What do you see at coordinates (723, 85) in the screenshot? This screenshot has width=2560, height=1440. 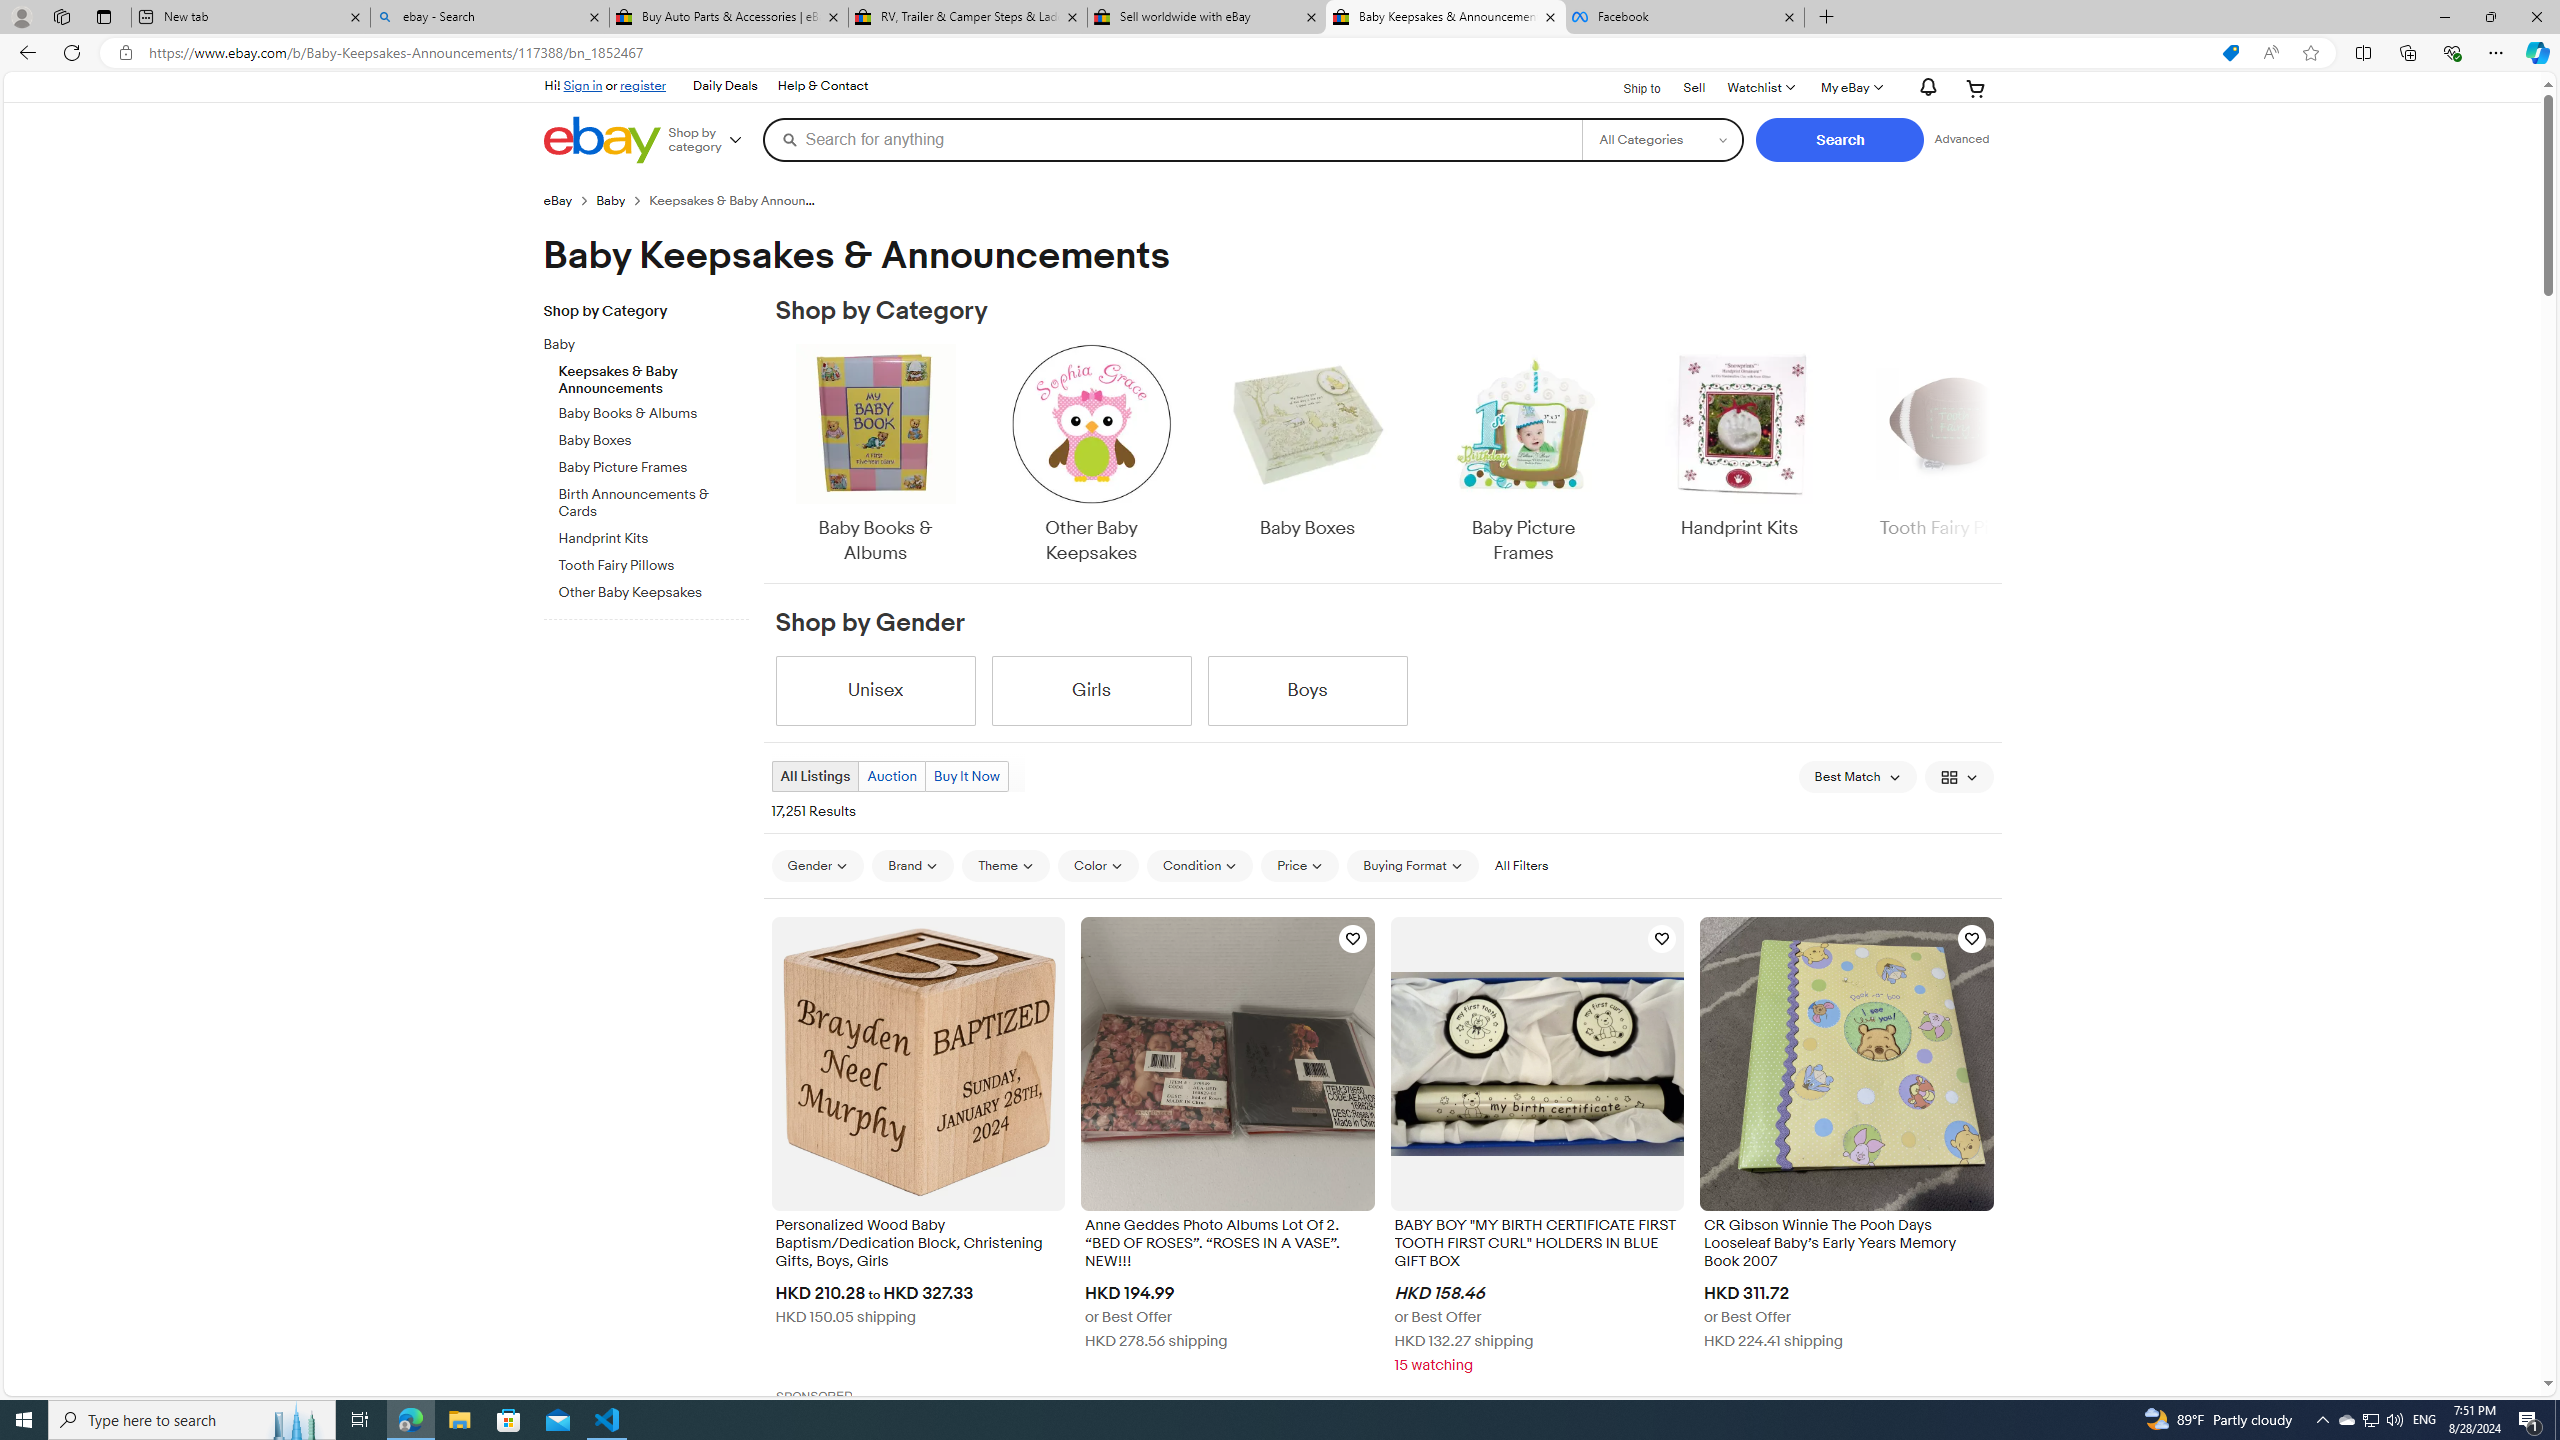 I see `'Daily Deals'` at bounding box center [723, 85].